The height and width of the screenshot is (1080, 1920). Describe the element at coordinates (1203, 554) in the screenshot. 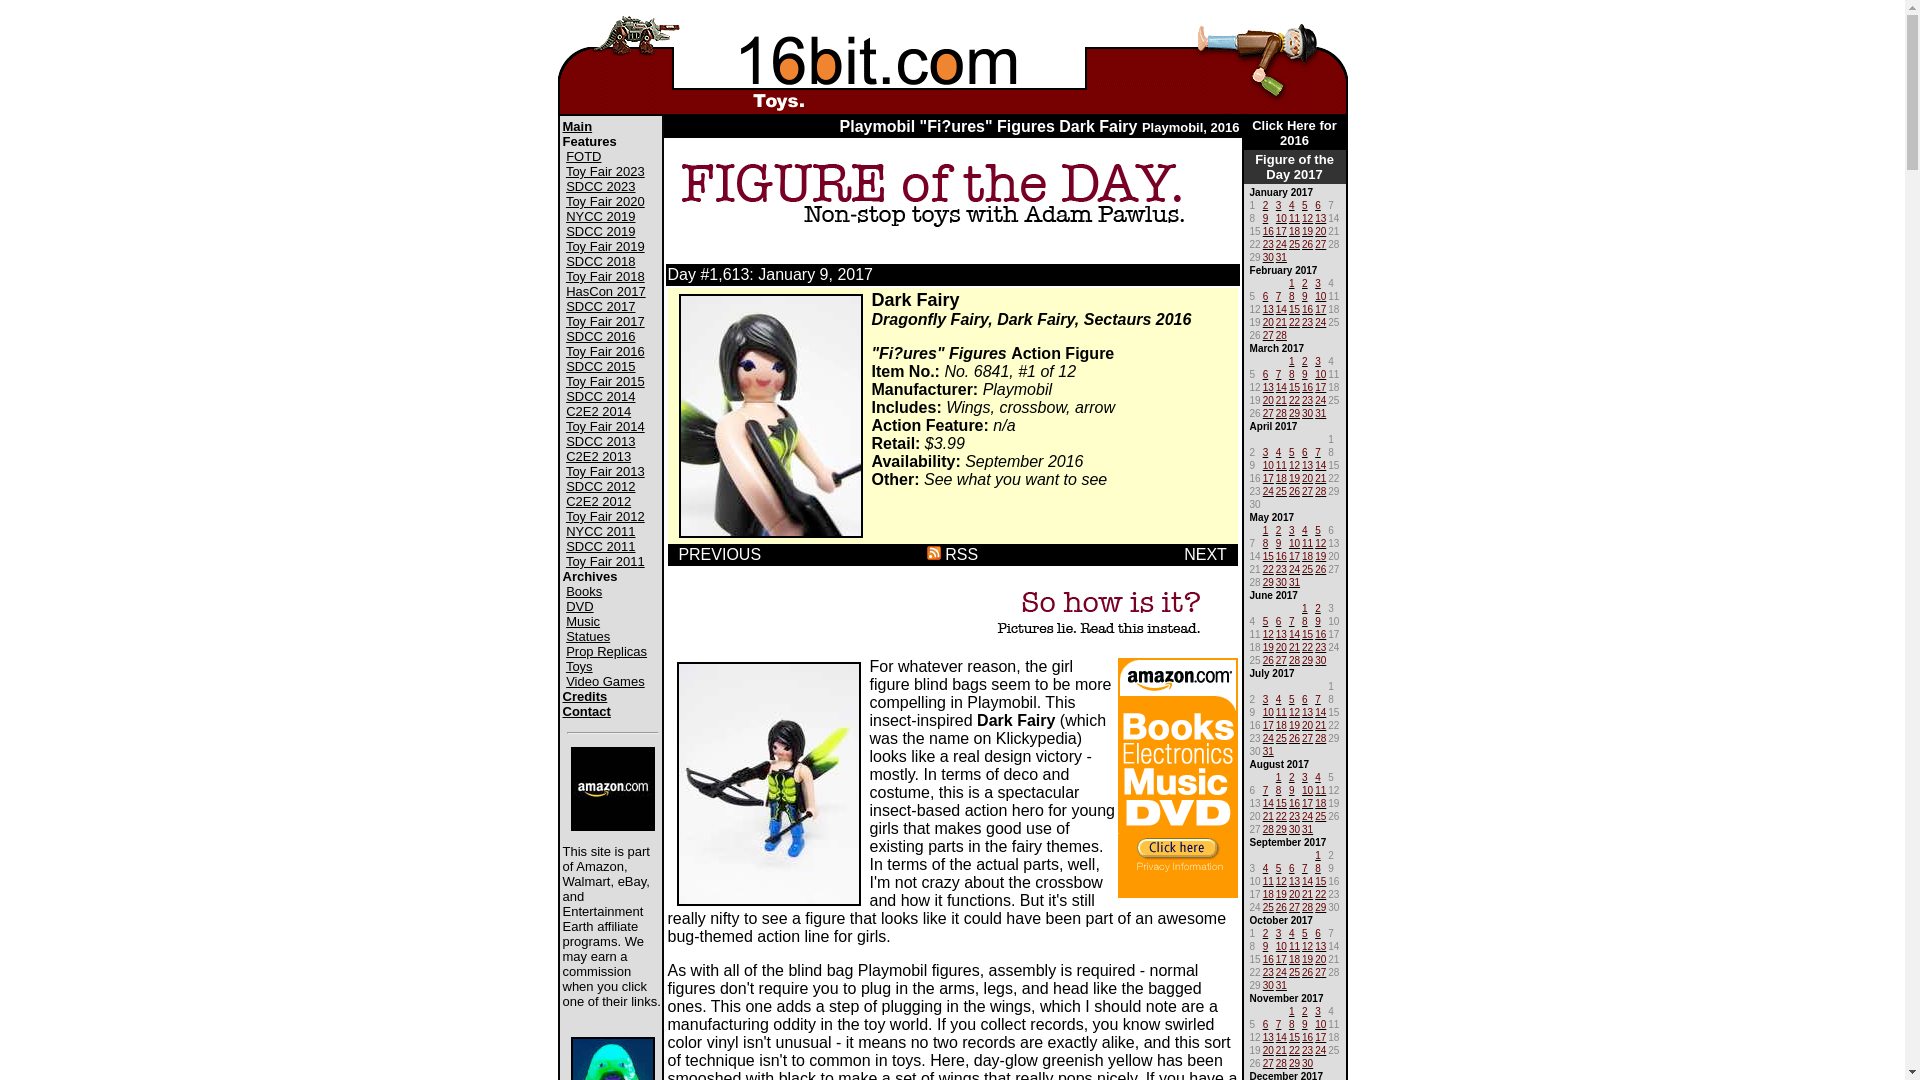

I see `'NEXT'` at that location.